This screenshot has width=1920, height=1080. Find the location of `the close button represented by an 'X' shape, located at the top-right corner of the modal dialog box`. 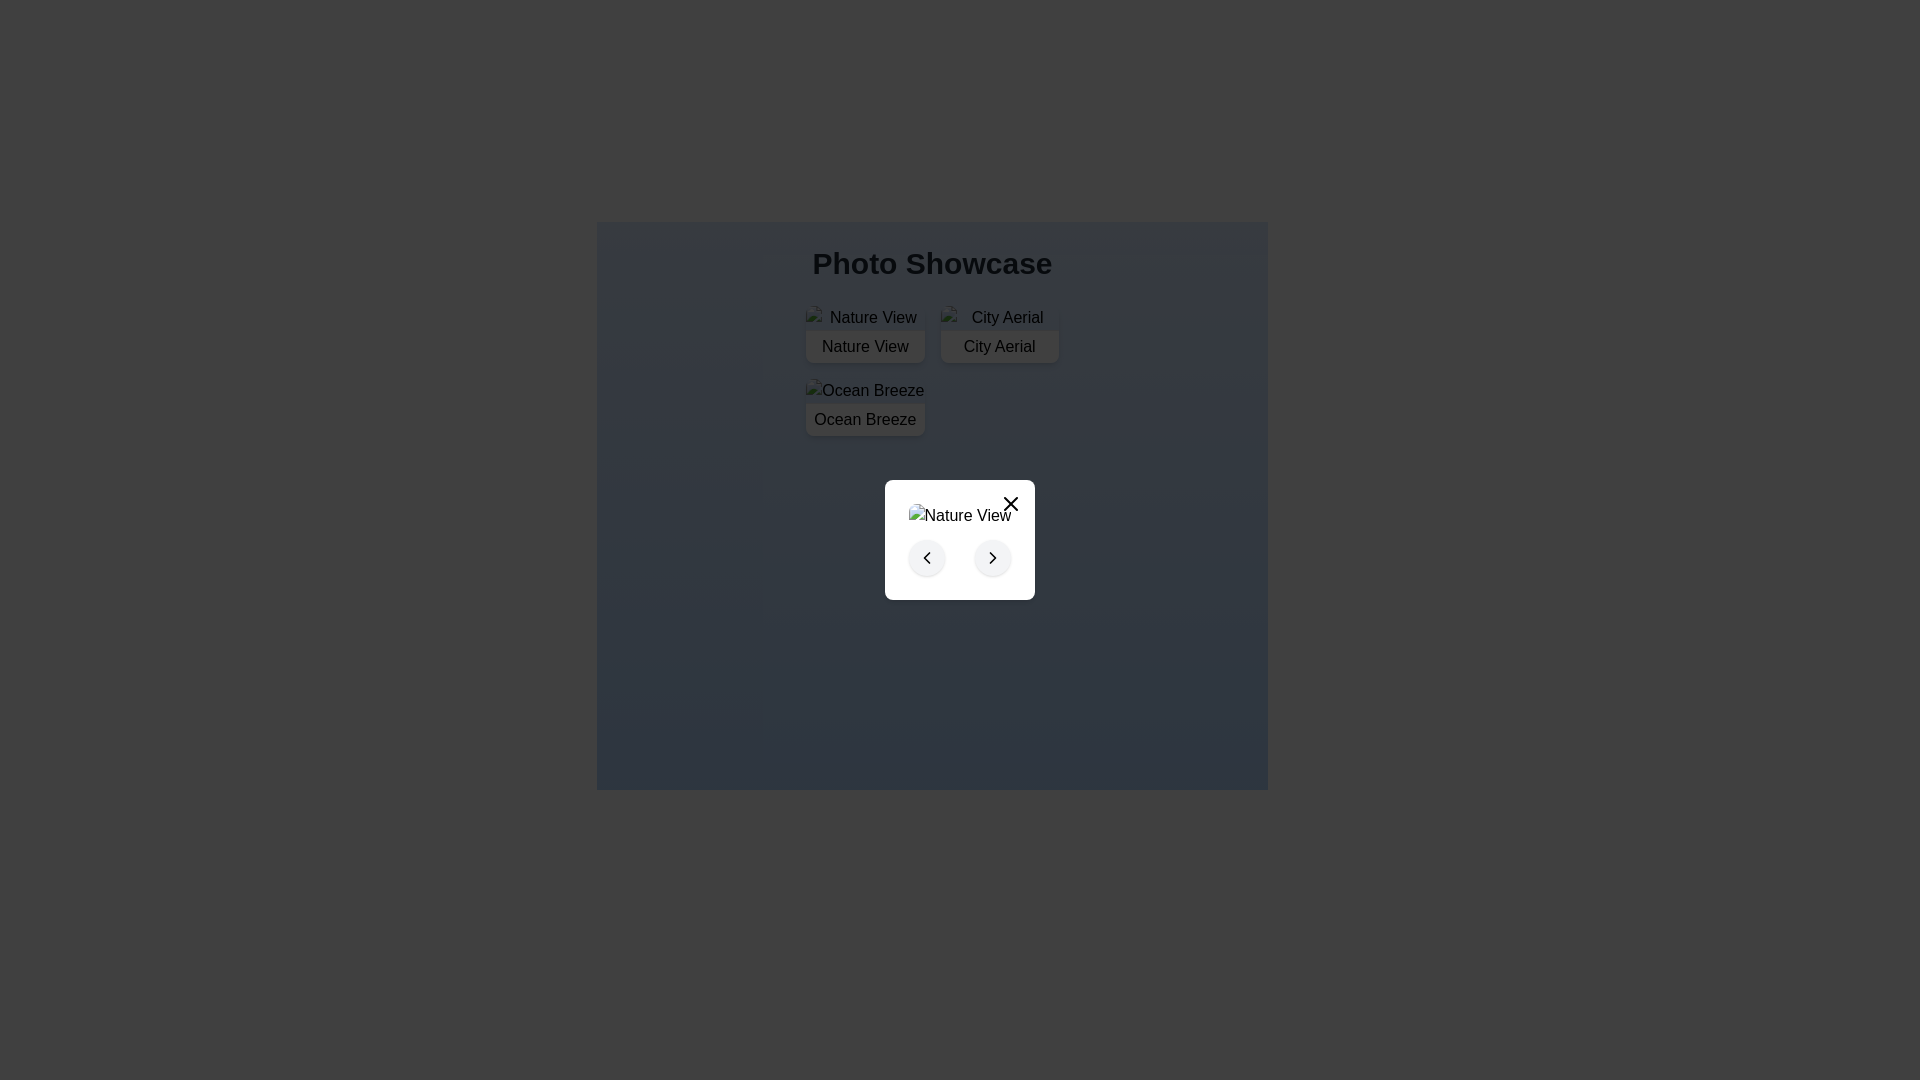

the close button represented by an 'X' shape, located at the top-right corner of the modal dialog box is located at coordinates (1011, 503).